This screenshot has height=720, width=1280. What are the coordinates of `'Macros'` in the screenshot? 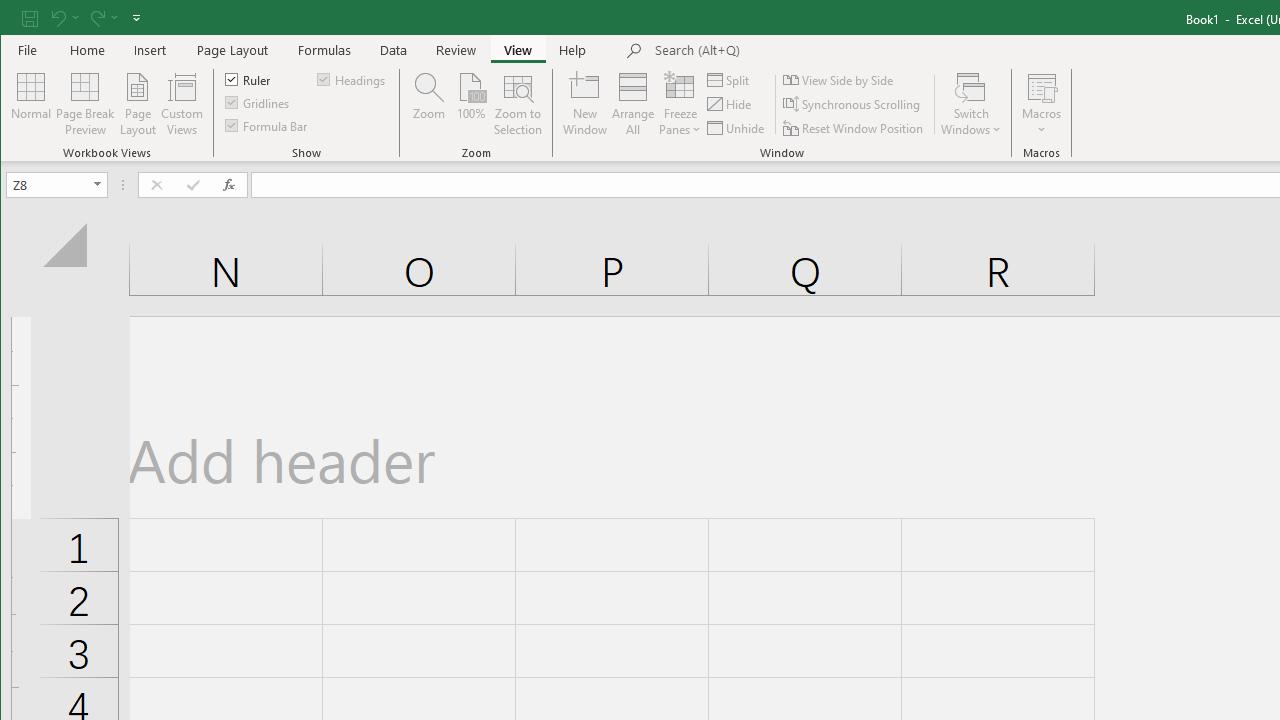 It's located at (1040, 104).